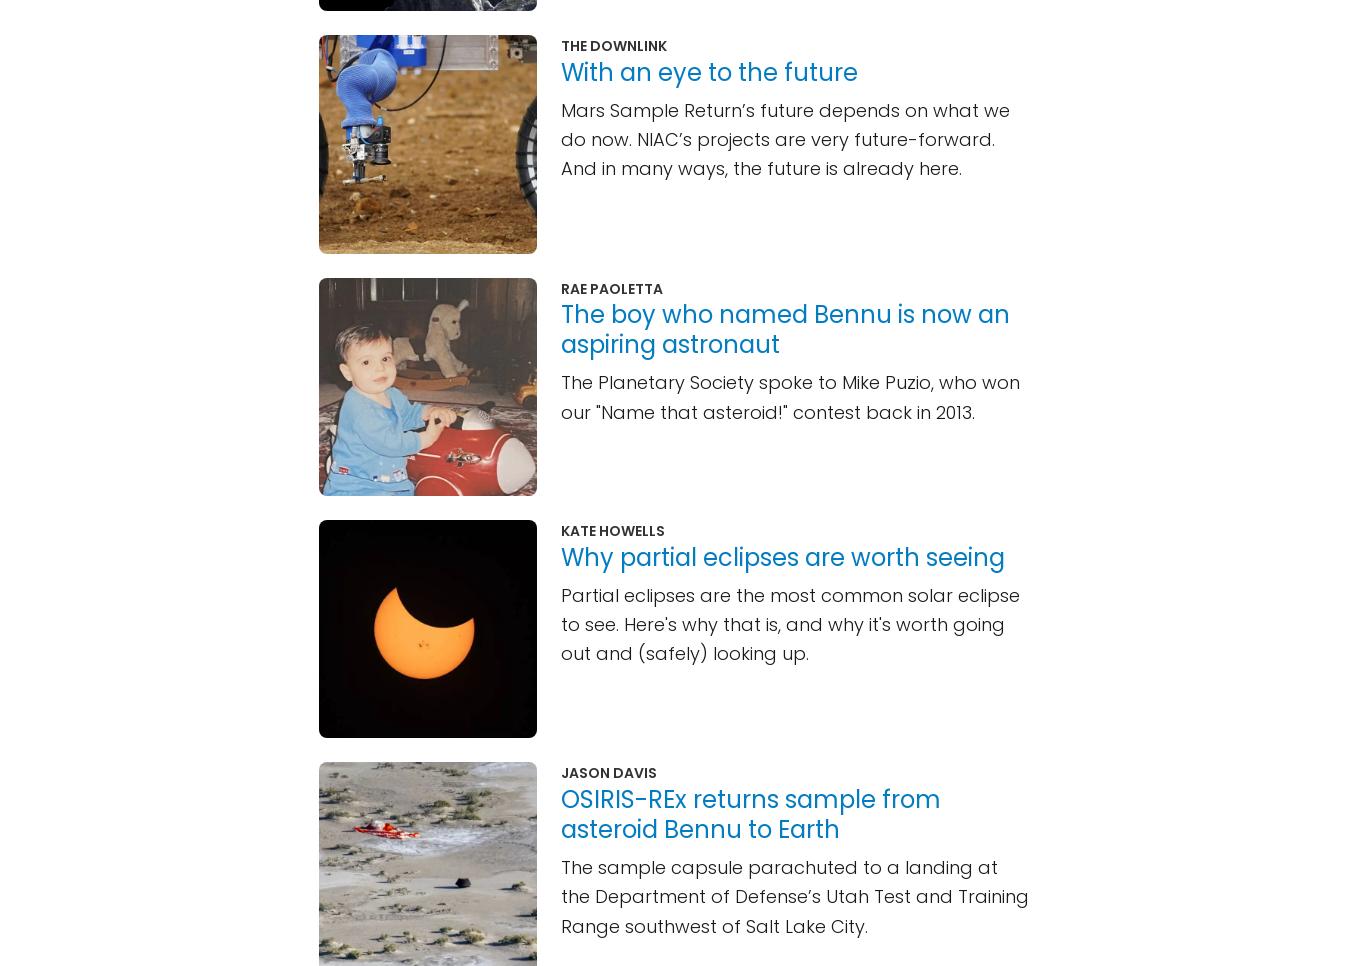 Image resolution: width=1350 pixels, height=966 pixels. I want to click on 'The Downlink', so click(560, 45).